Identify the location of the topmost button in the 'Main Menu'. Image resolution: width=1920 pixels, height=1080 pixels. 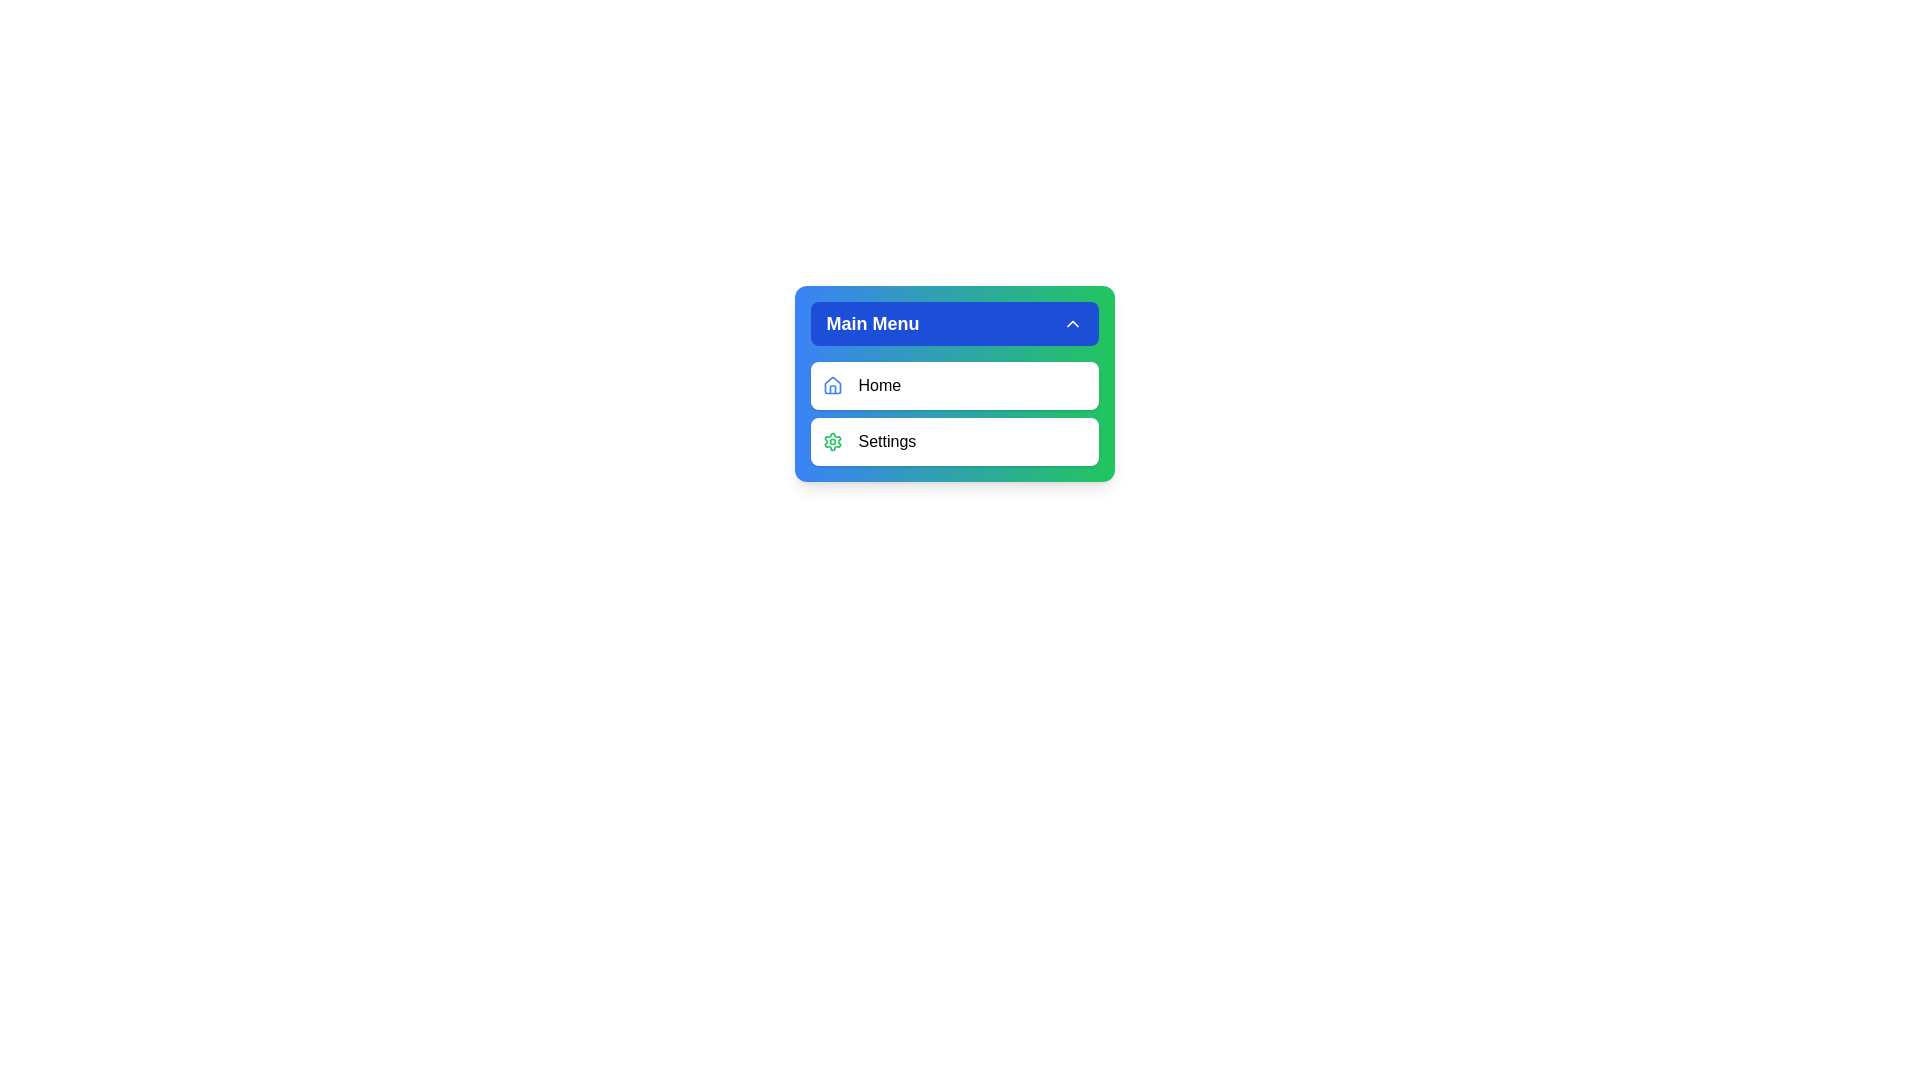
(953, 385).